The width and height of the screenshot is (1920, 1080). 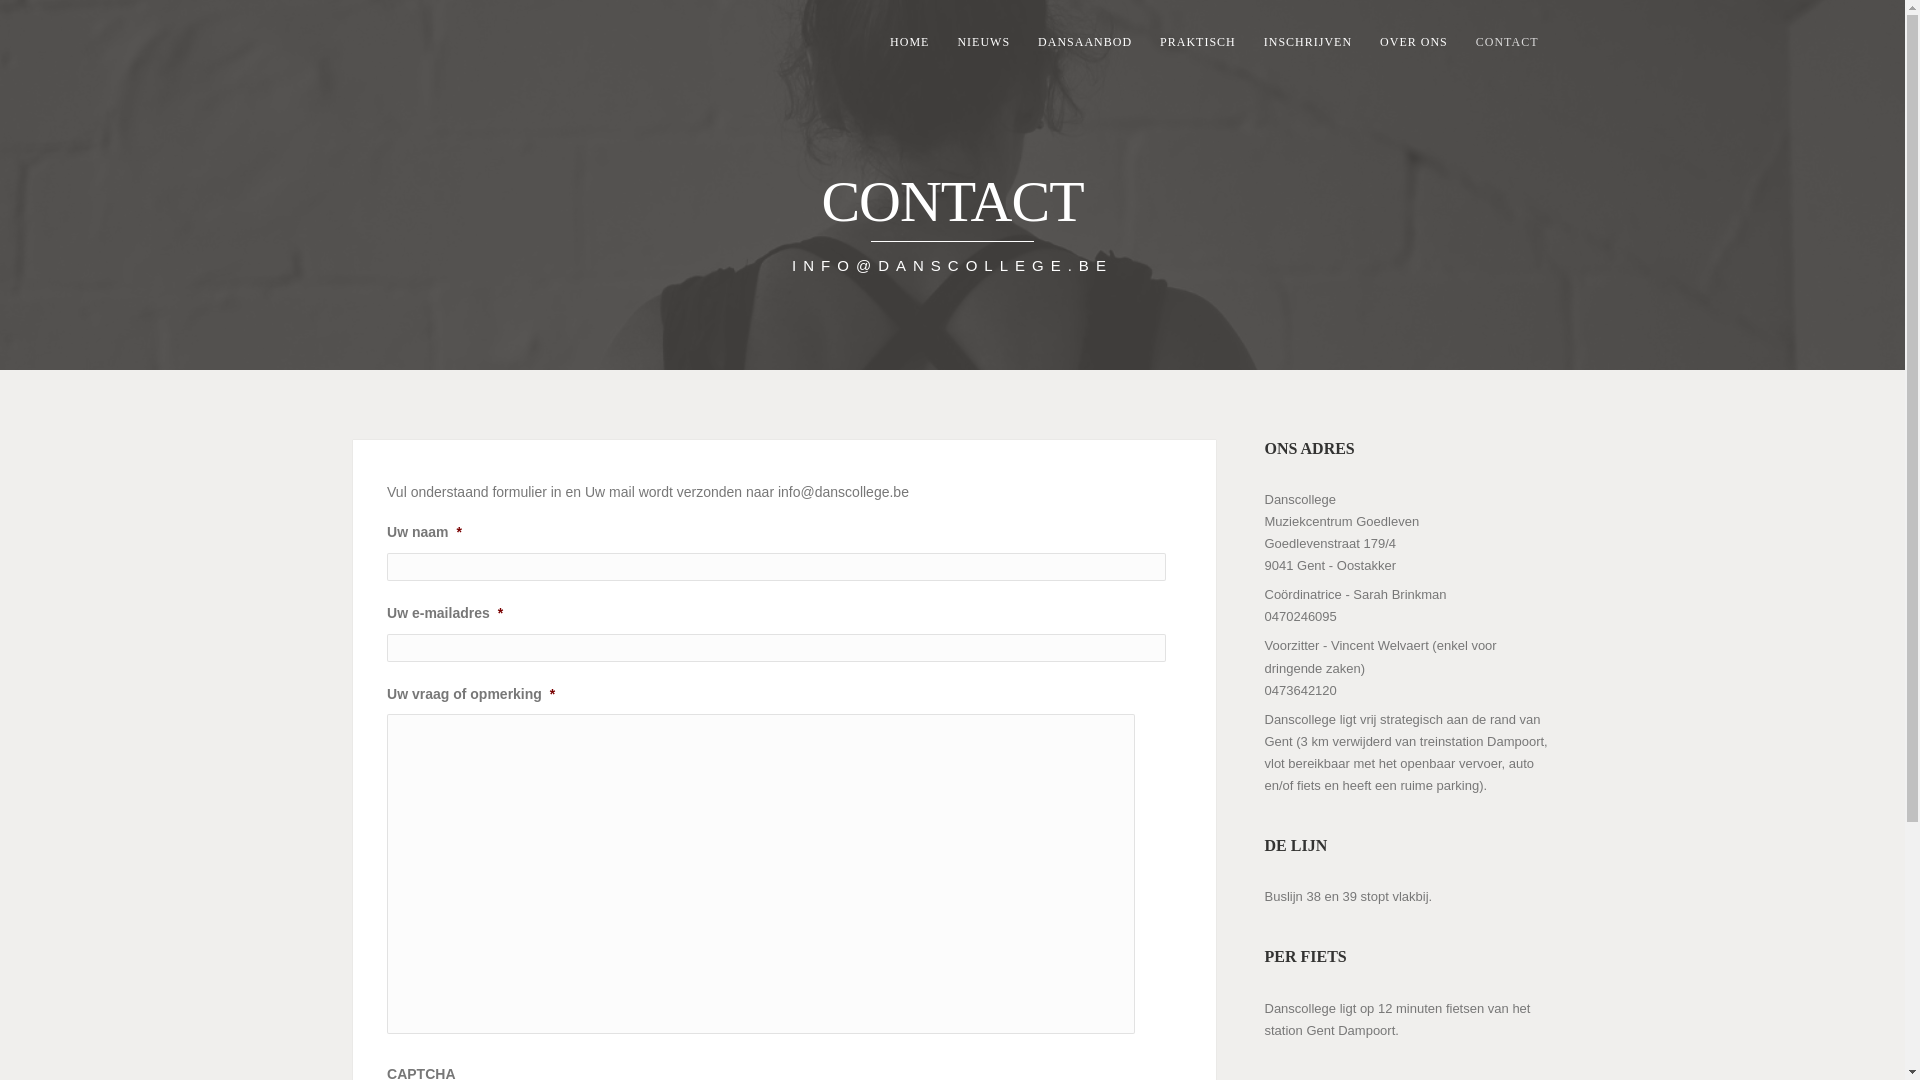 I want to click on 'PRAKTISCH', so click(x=1198, y=42).